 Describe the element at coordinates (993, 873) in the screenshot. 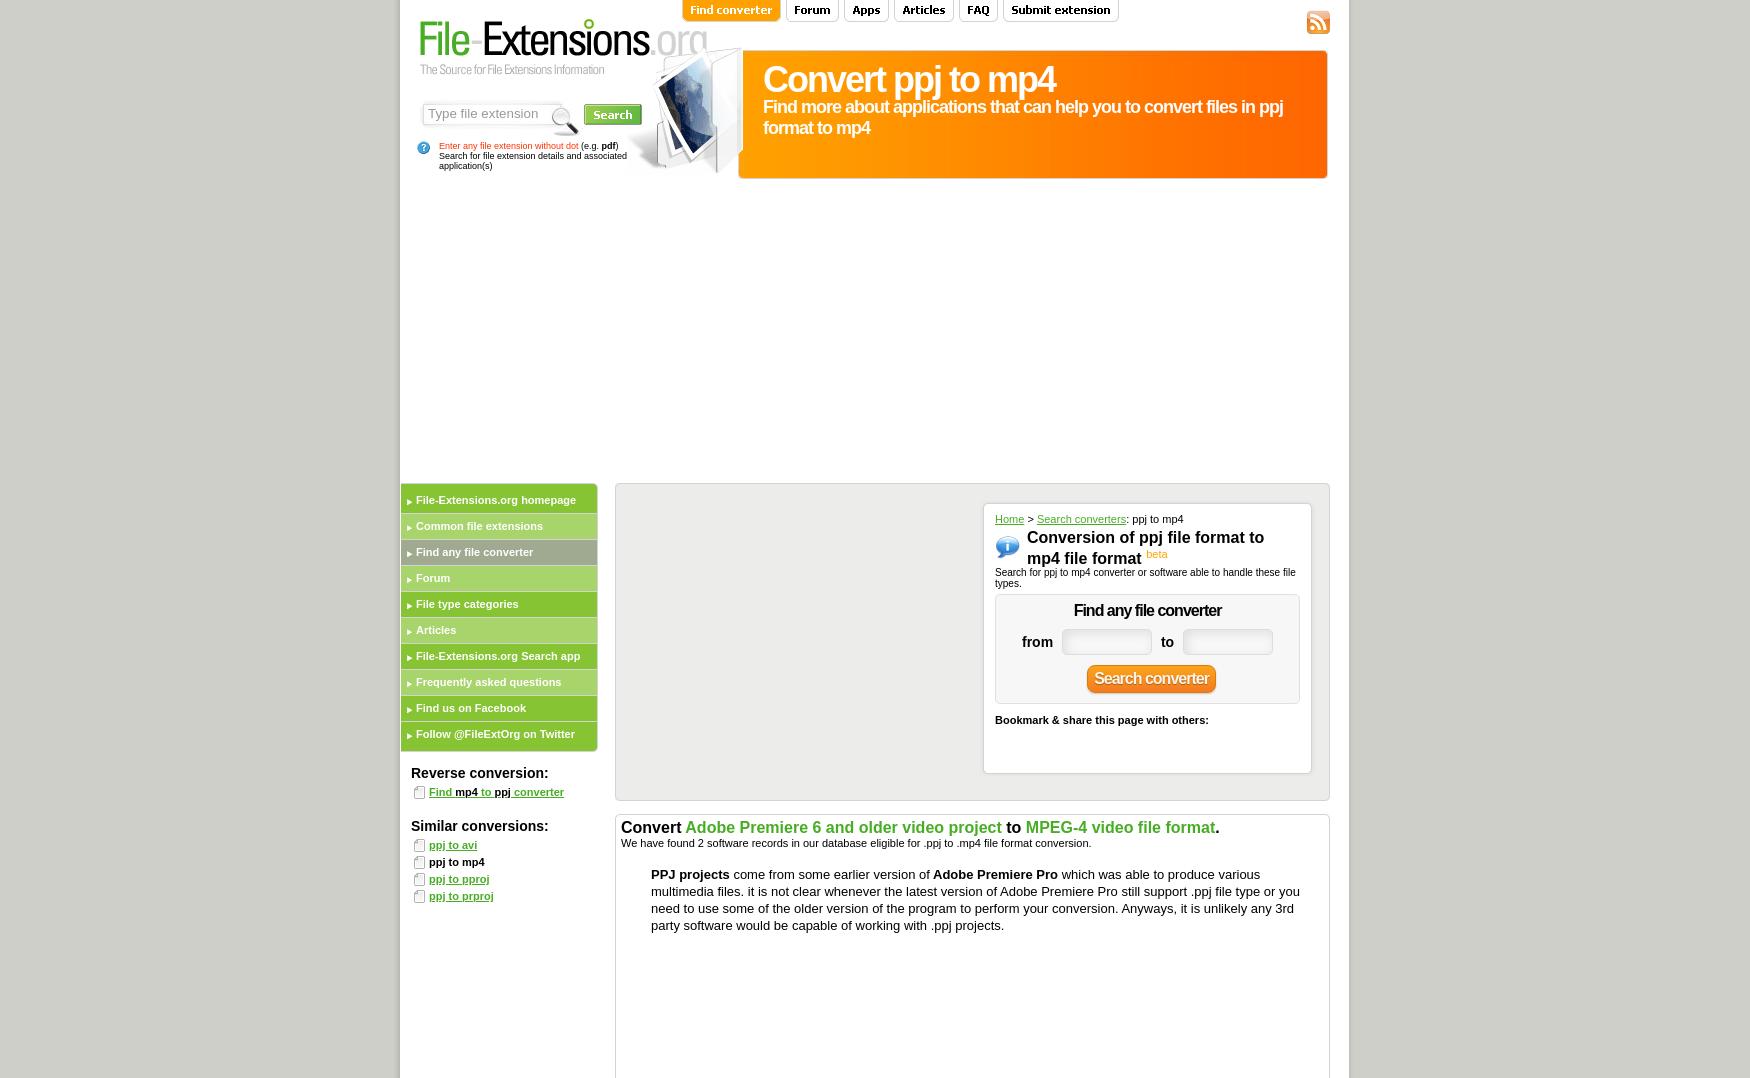

I see `'Adobe Premiere Pro'` at that location.